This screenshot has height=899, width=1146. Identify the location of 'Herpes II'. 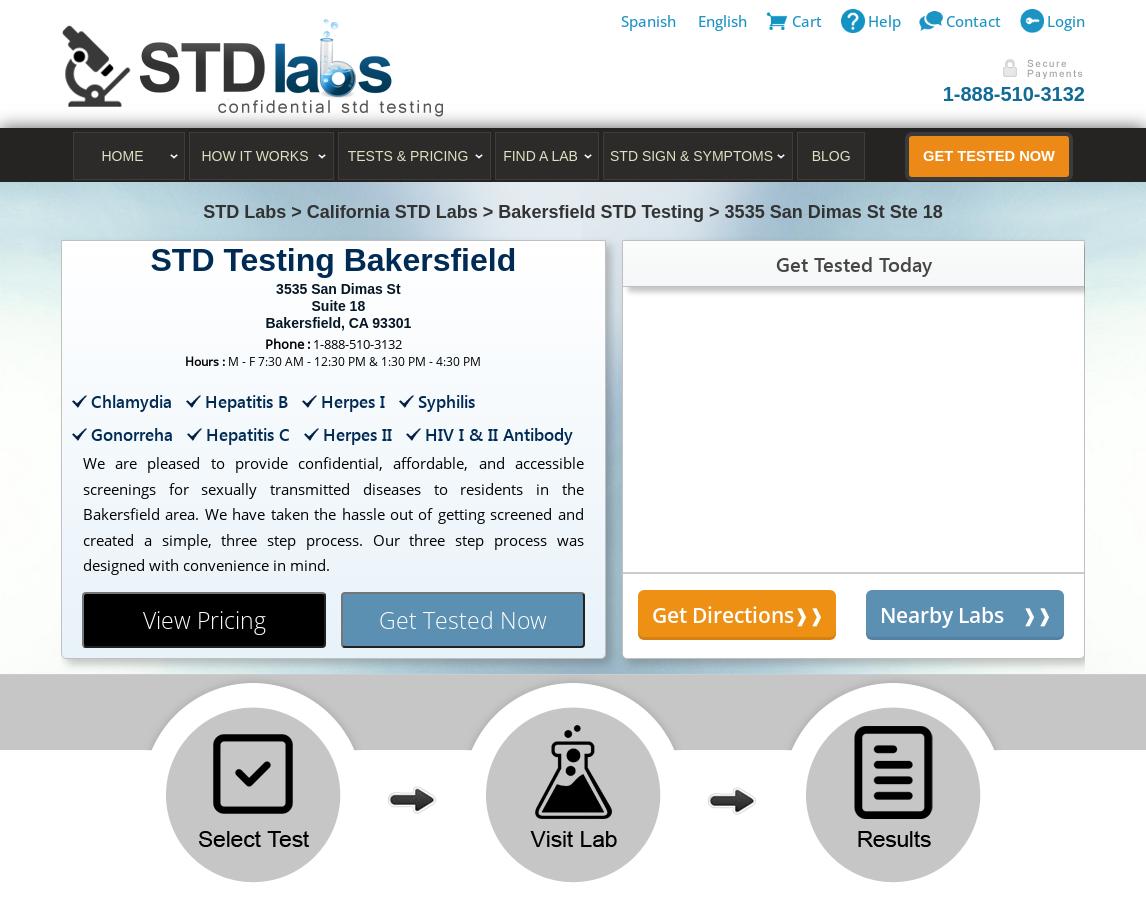
(321, 433).